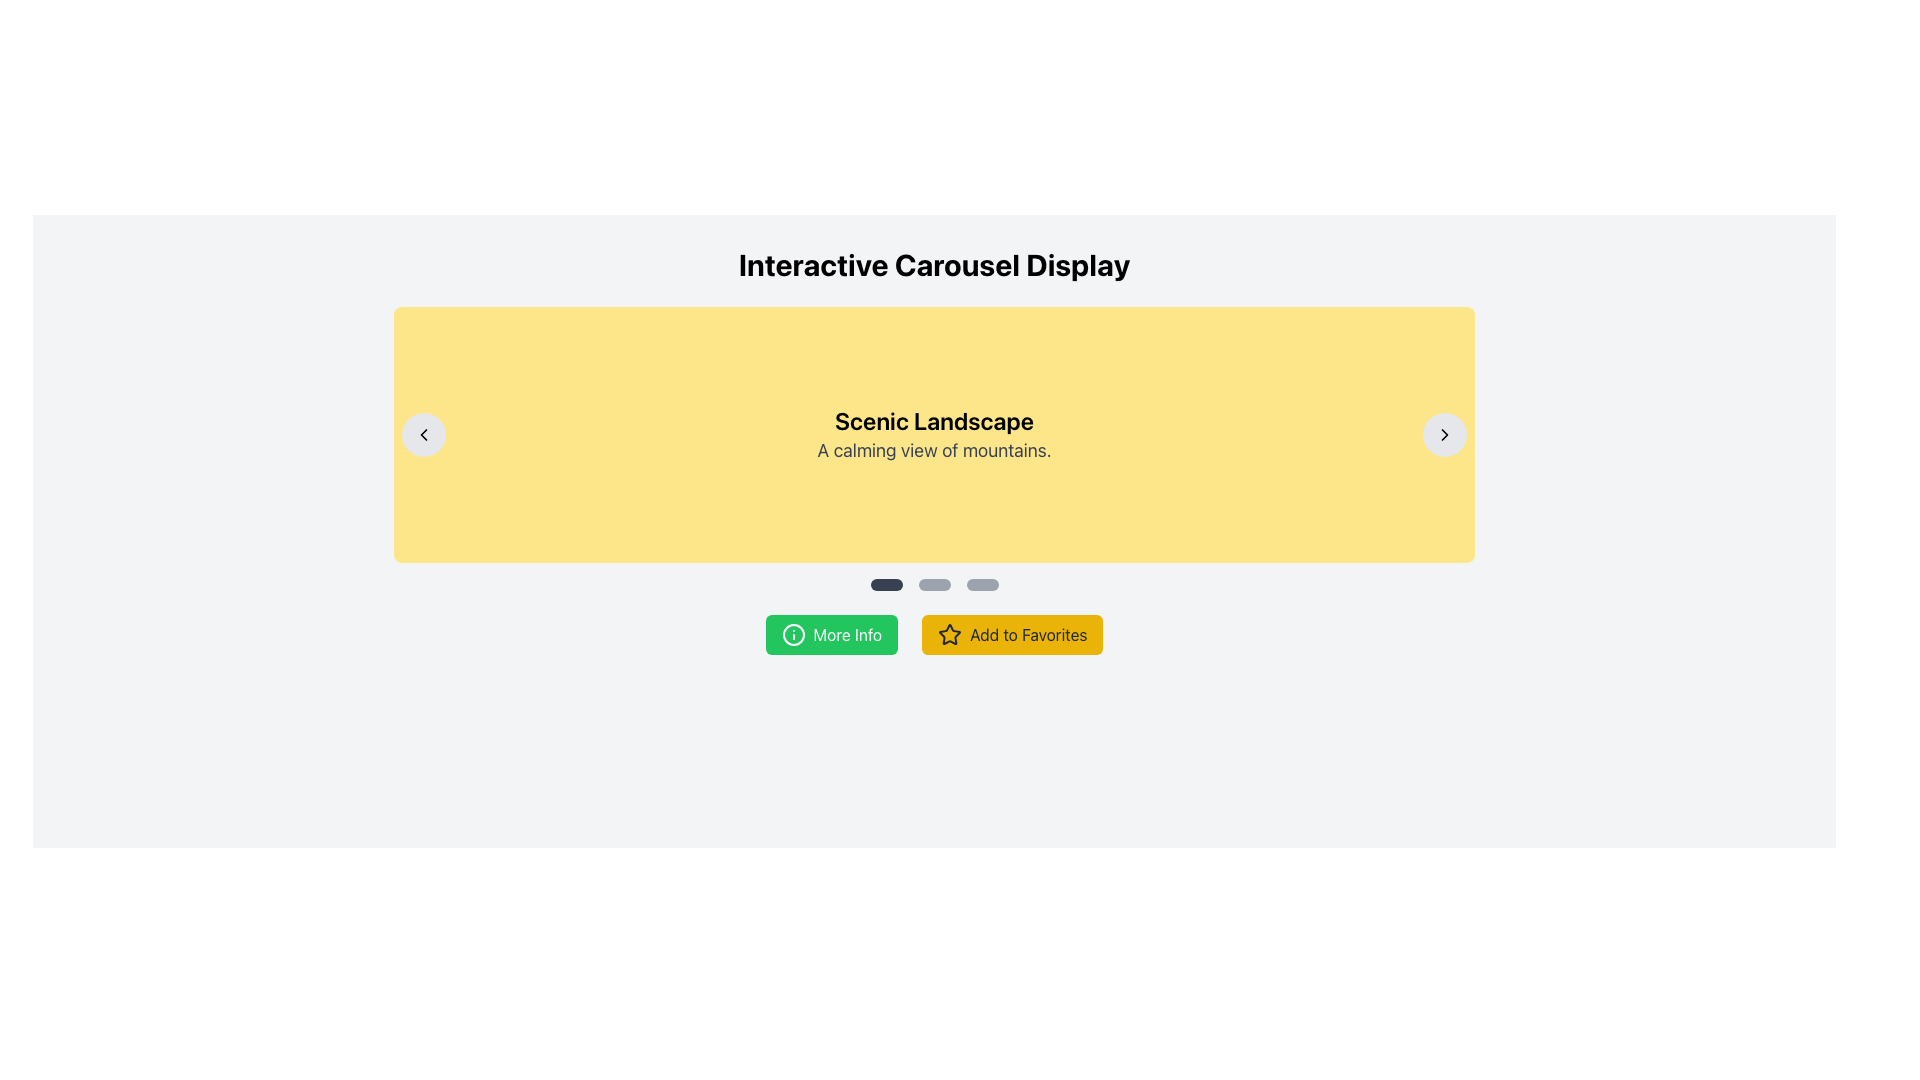 Image resolution: width=1920 pixels, height=1080 pixels. Describe the element at coordinates (1445, 434) in the screenshot. I see `the rightward arrow icon` at that location.